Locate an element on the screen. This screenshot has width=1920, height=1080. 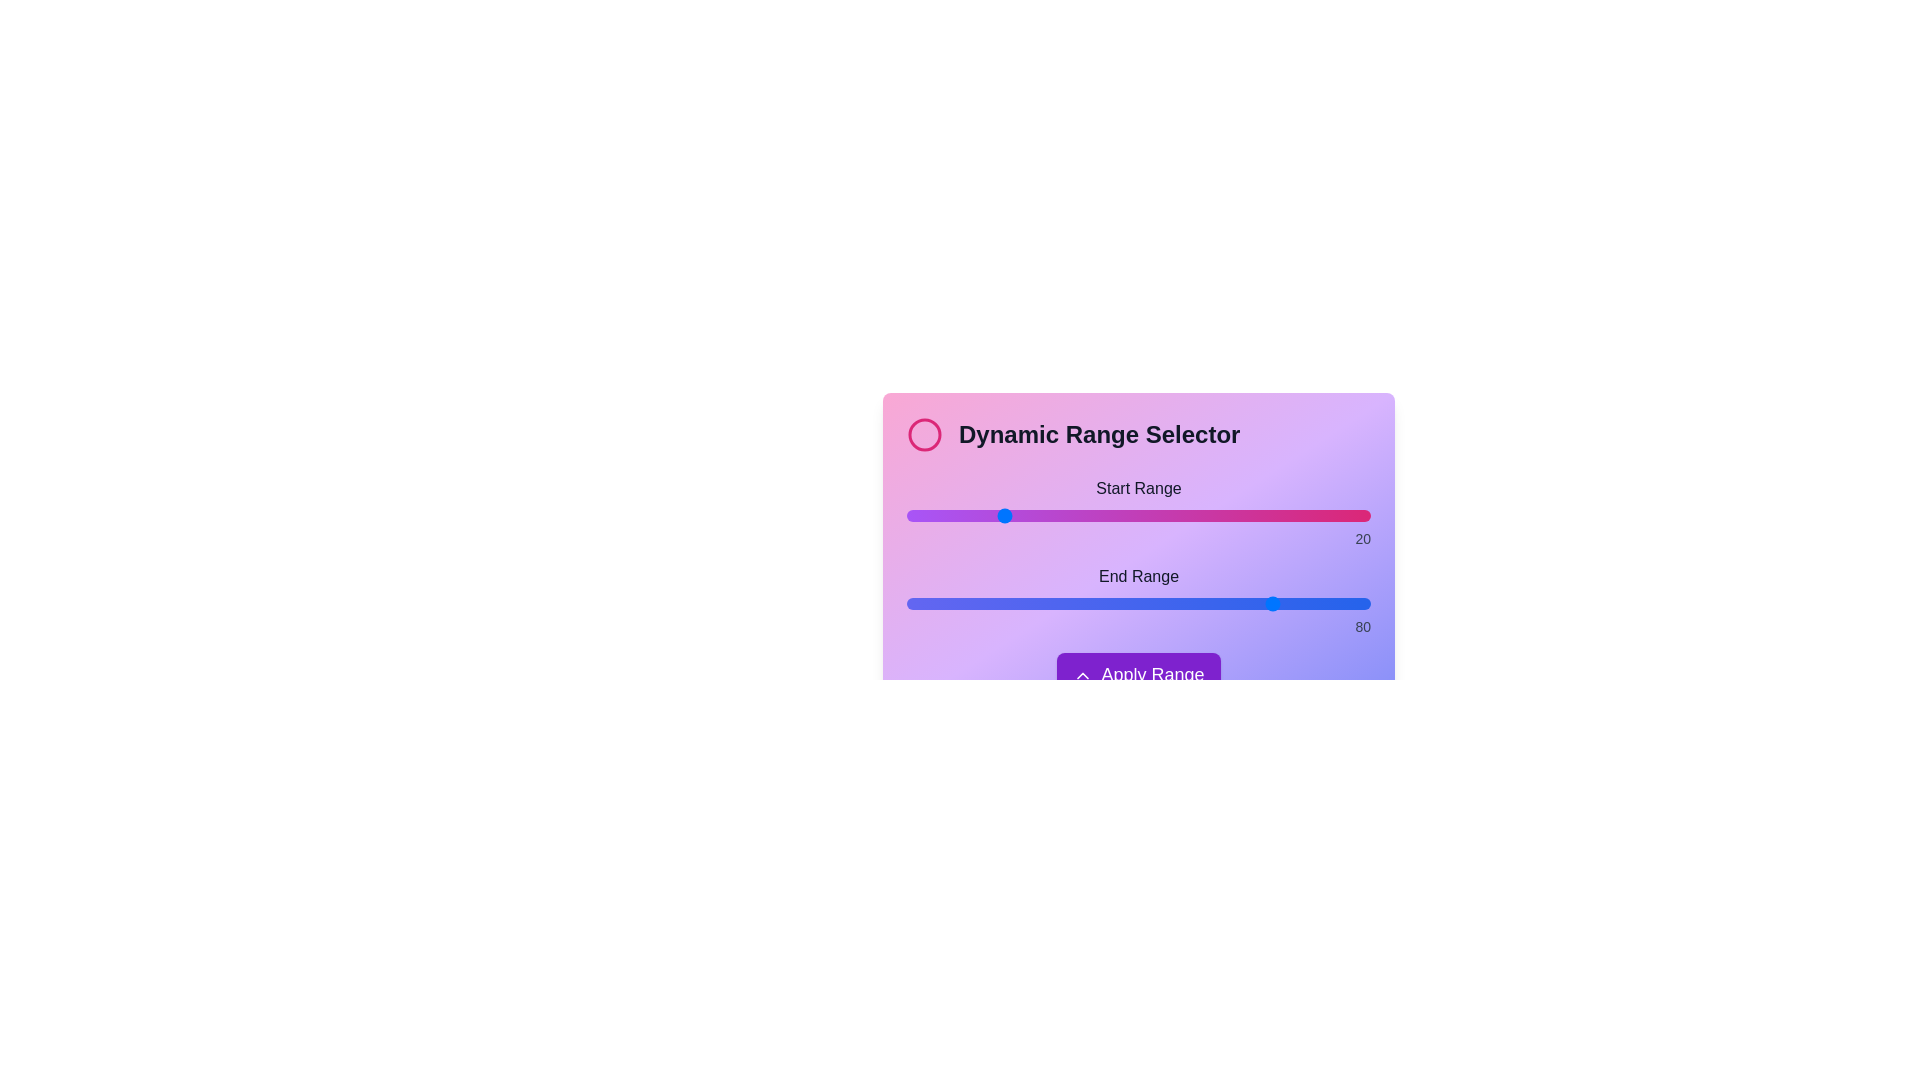
the start range slider to 12 by dragging the slider to the desired position is located at coordinates (962, 515).